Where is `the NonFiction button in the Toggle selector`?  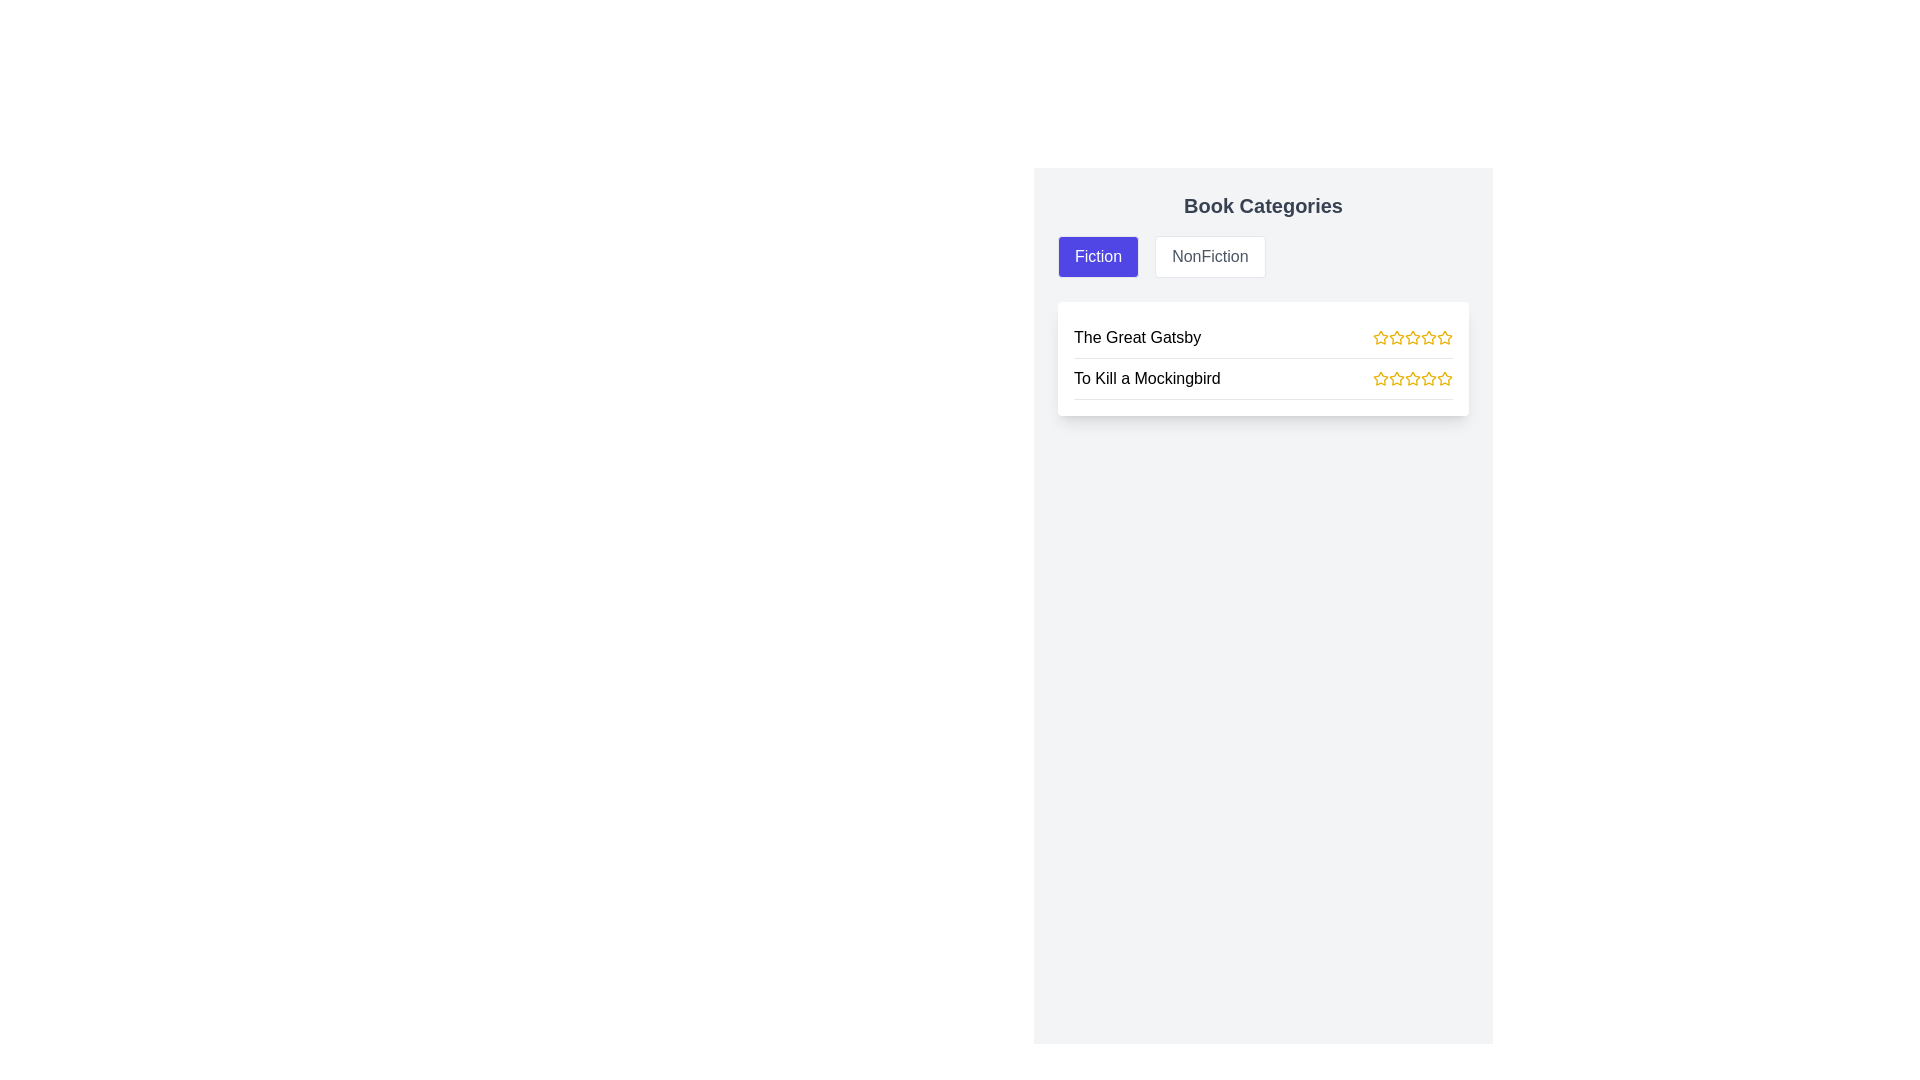
the NonFiction button in the Toggle selector is located at coordinates (1262, 256).